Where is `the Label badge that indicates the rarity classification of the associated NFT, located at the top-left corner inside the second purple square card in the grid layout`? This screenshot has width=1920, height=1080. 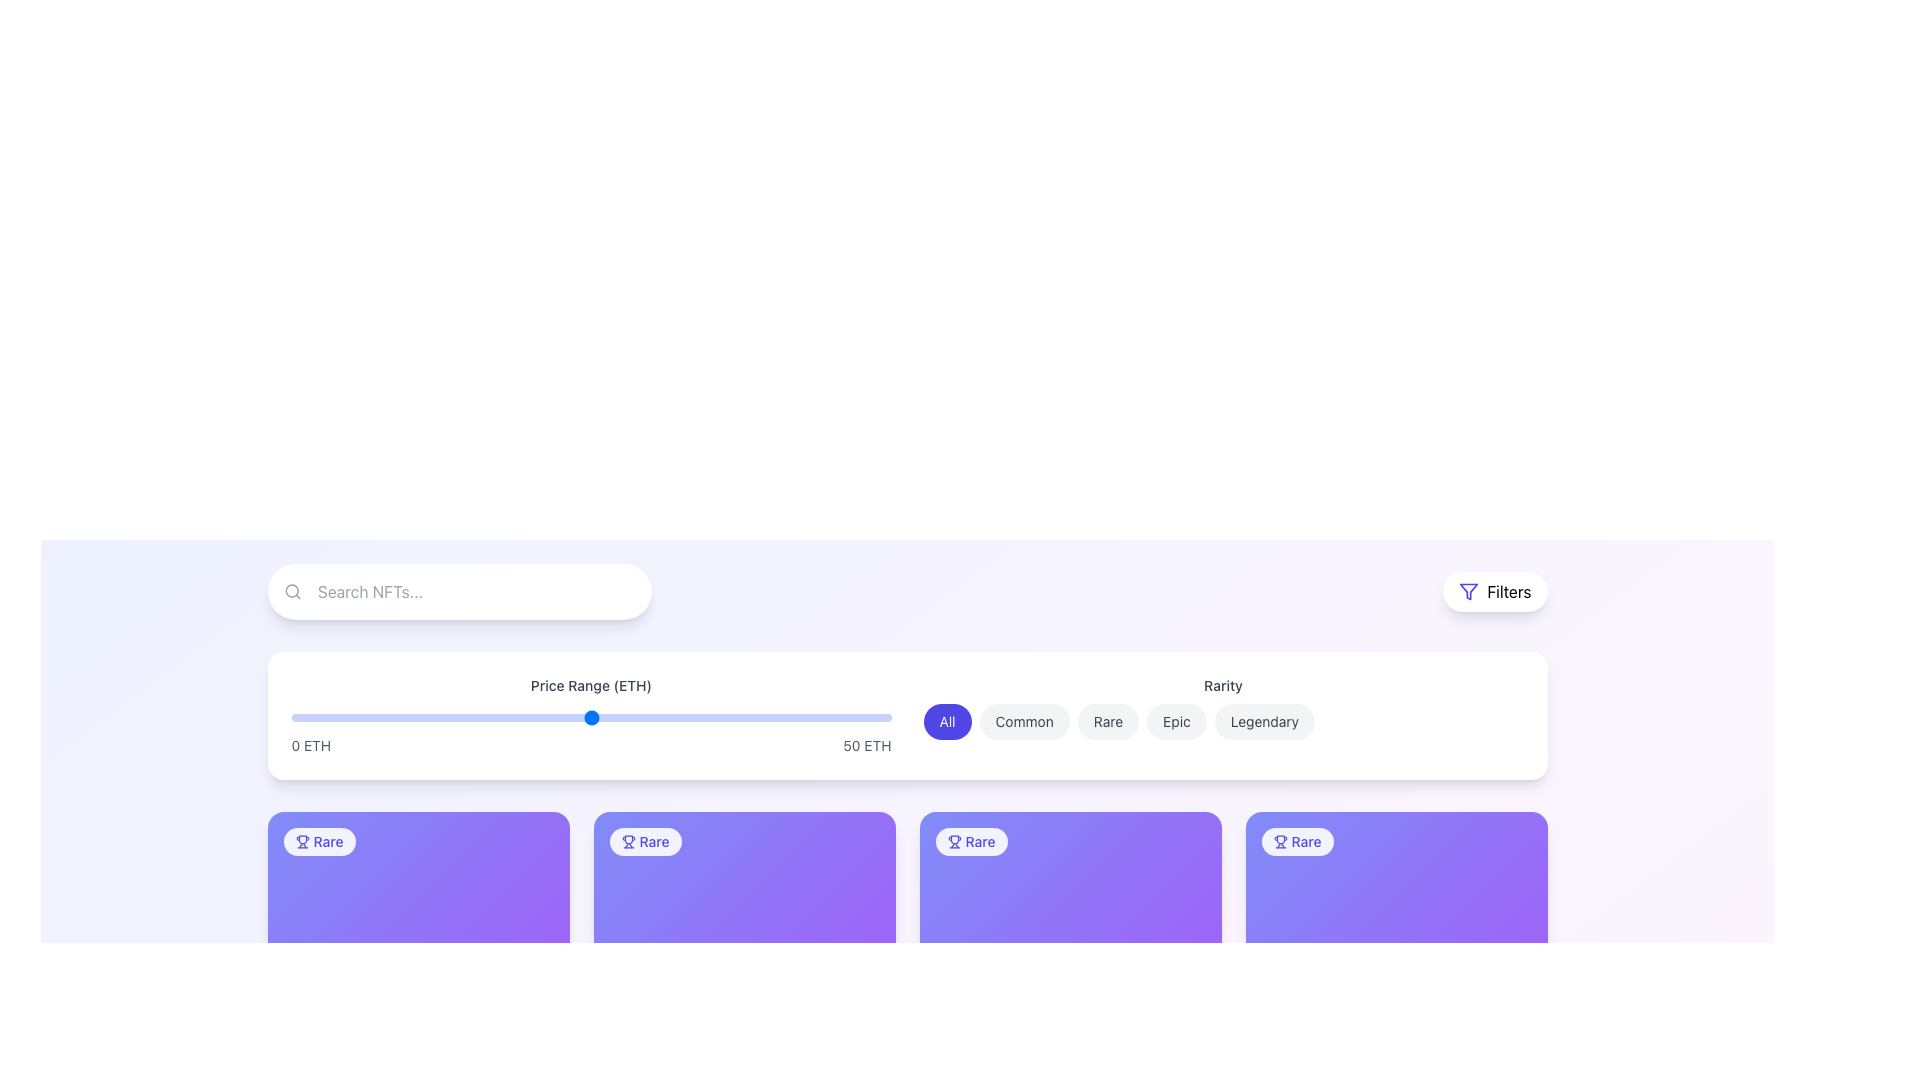 the Label badge that indicates the rarity classification of the associated NFT, located at the top-left corner inside the second purple square card in the grid layout is located at coordinates (971, 841).